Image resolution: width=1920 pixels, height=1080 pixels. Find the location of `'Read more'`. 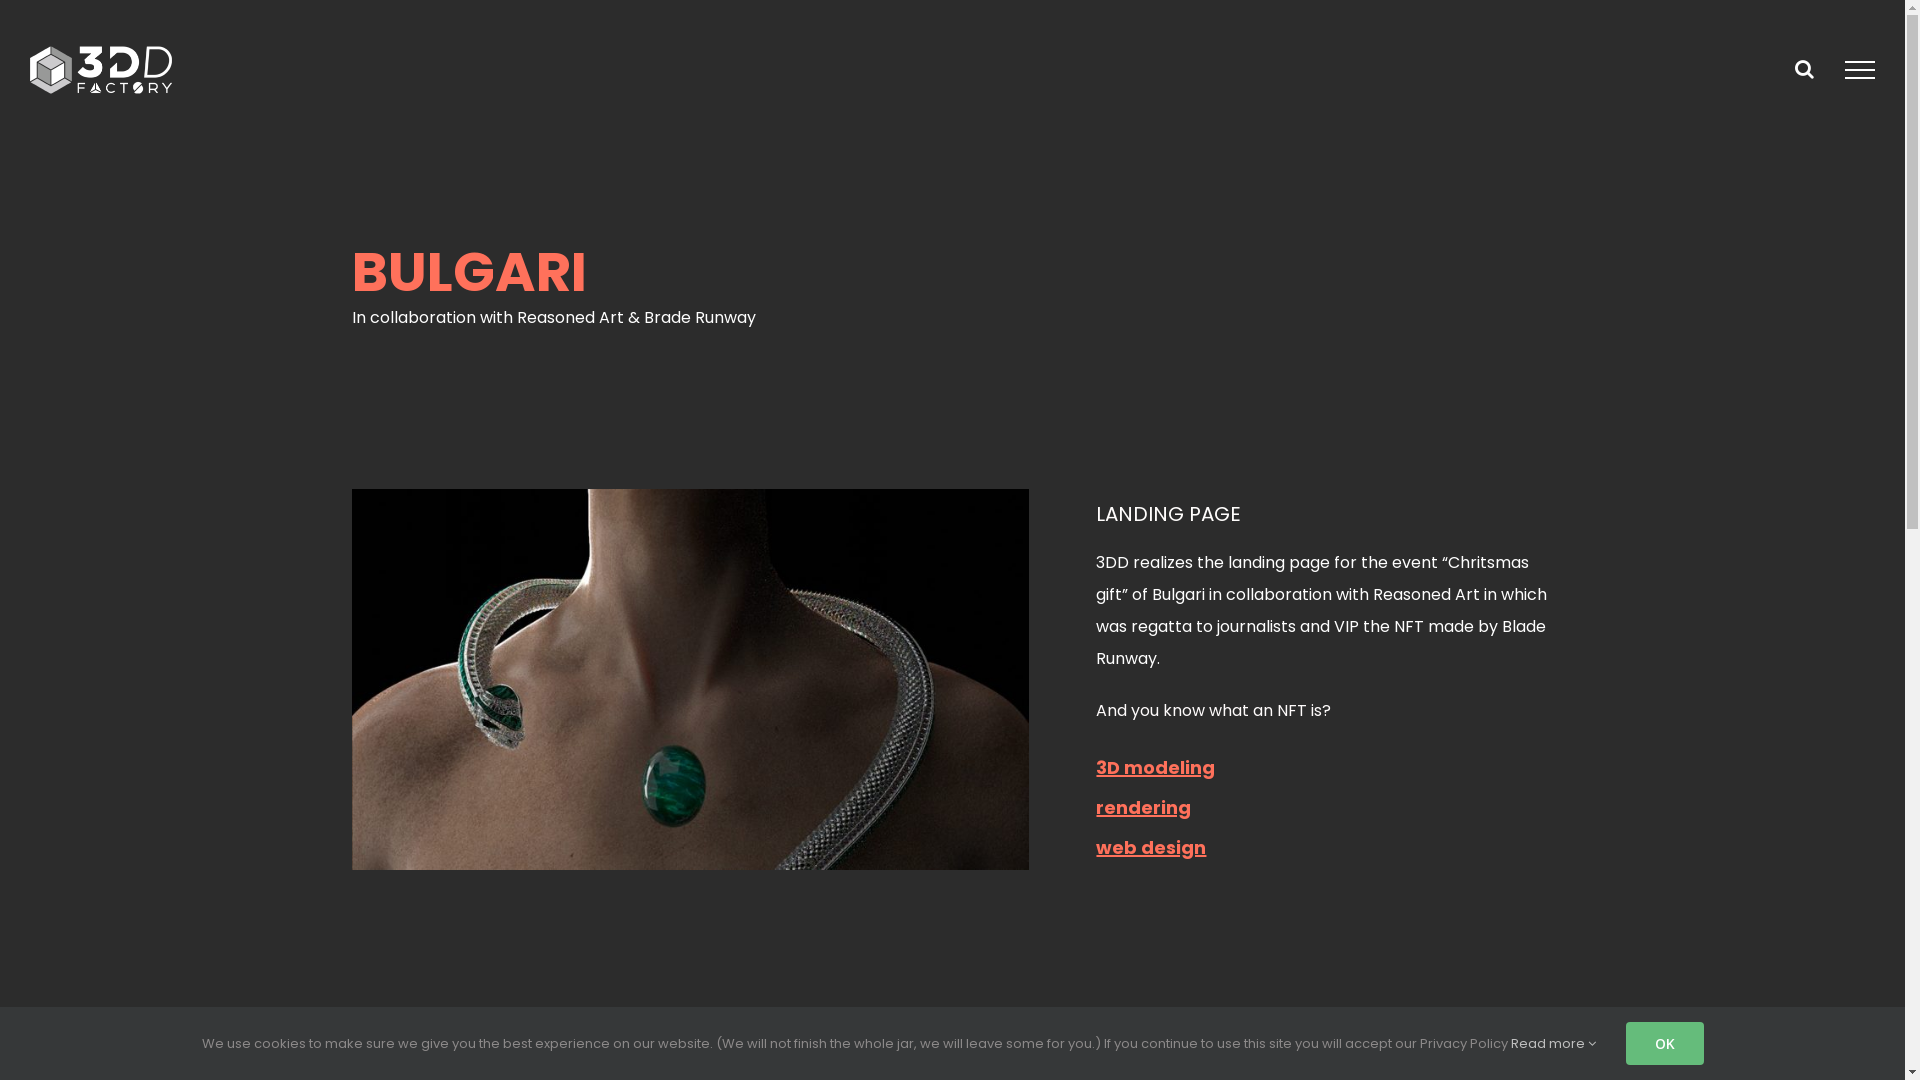

'Read more' is located at coordinates (1551, 1042).